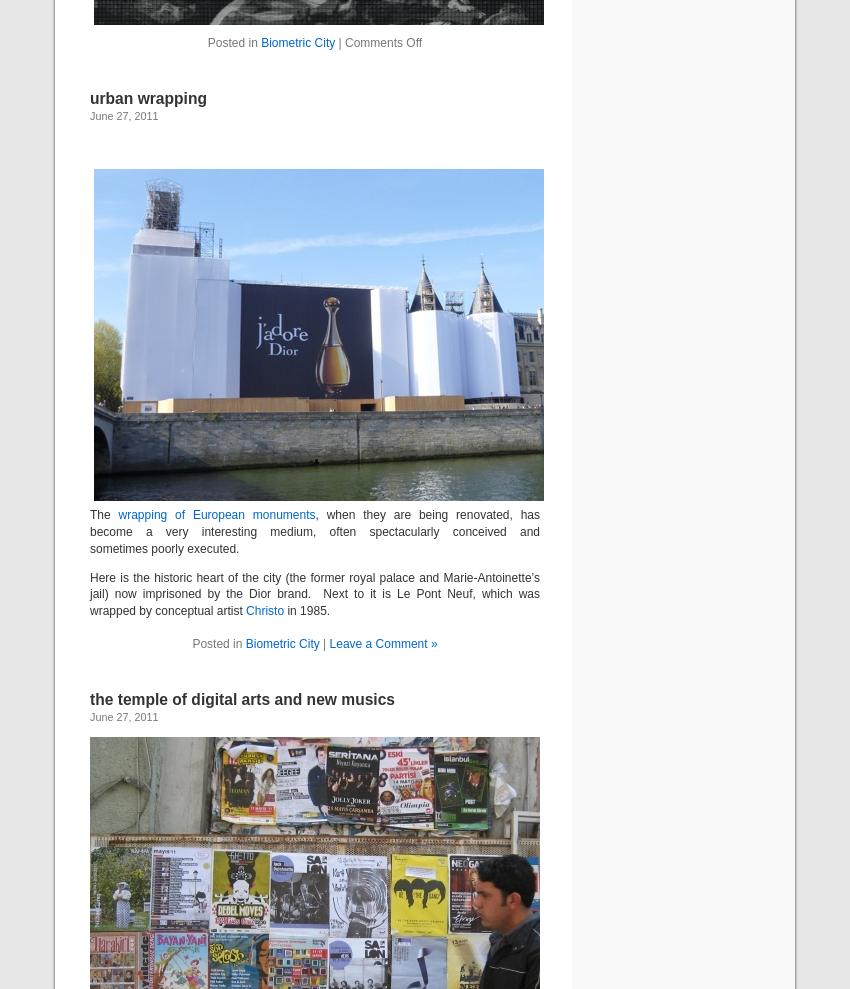  Describe the element at coordinates (103, 514) in the screenshot. I see `'The'` at that location.